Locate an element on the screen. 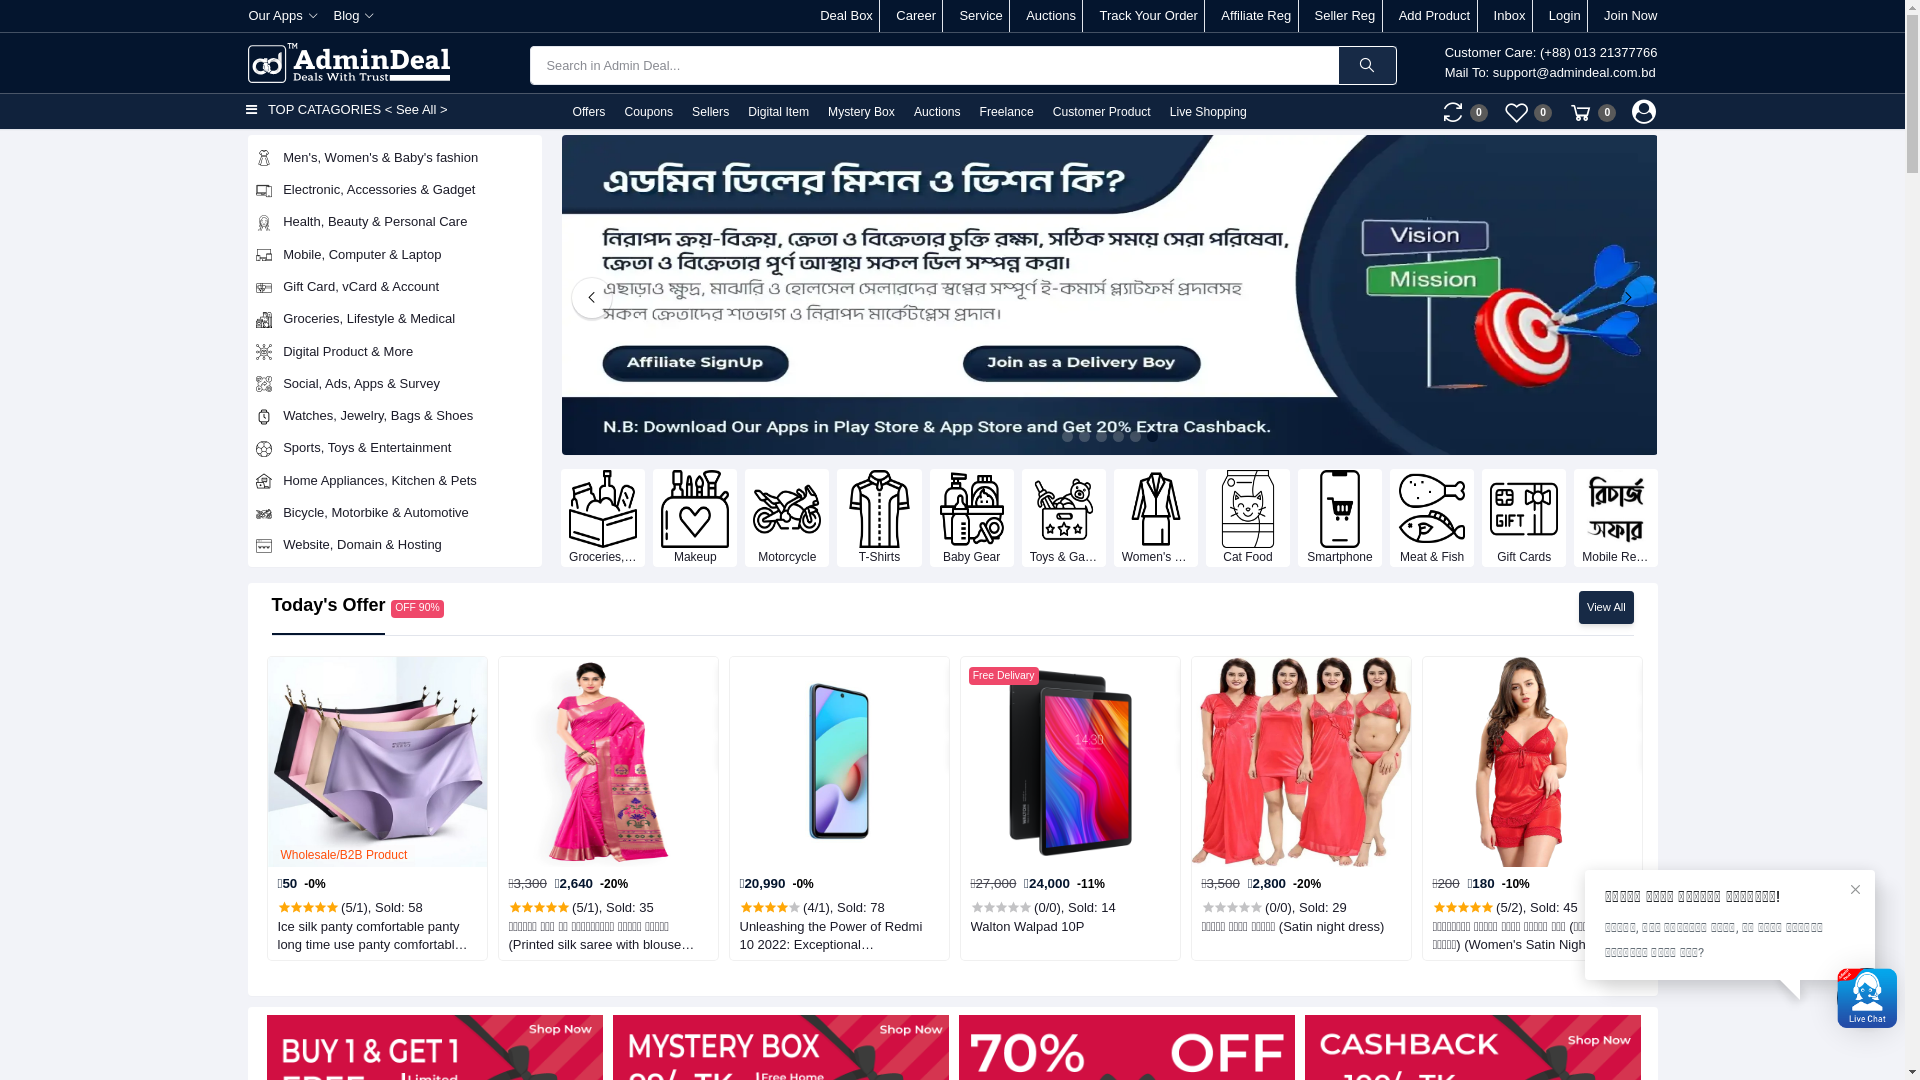 The height and width of the screenshot is (1080, 1920). 'Women's Clothing' is located at coordinates (1156, 516).